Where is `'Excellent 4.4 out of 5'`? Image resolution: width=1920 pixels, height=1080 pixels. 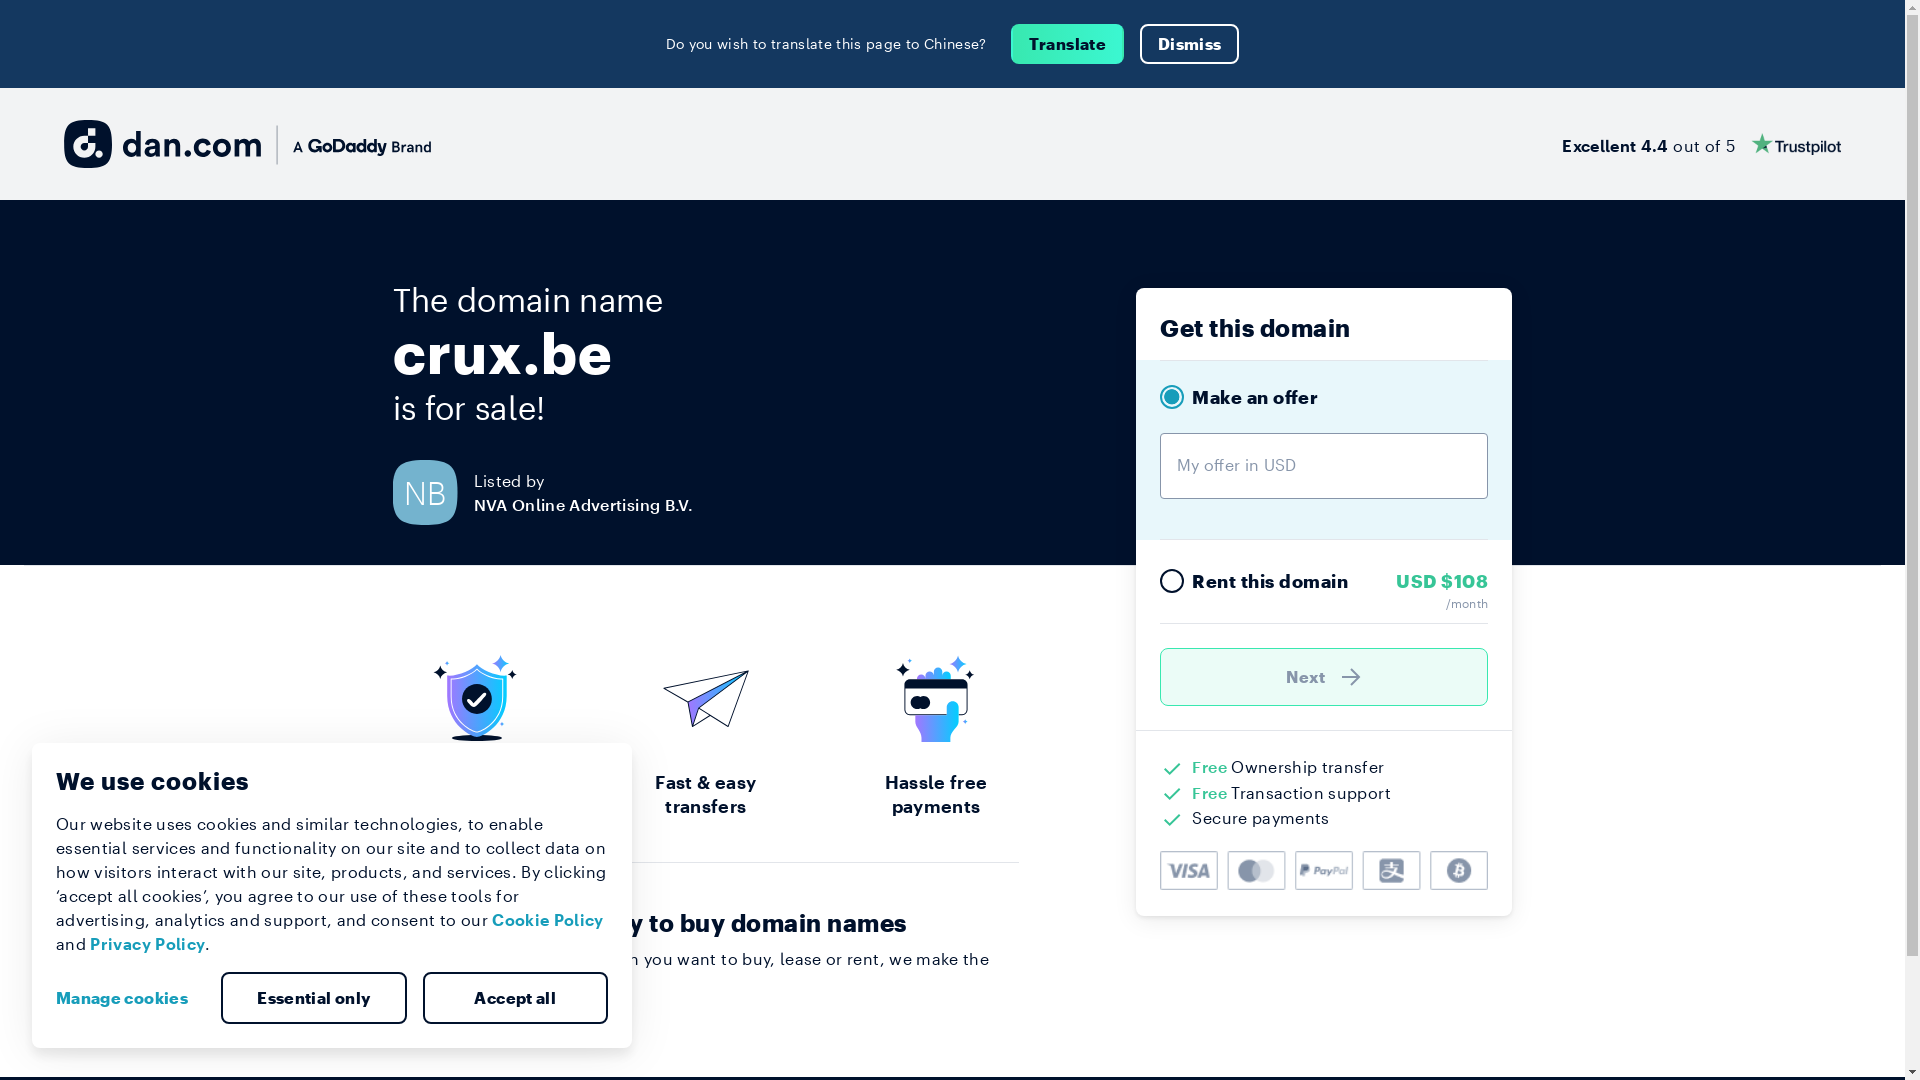 'Excellent 4.4 out of 5' is located at coordinates (1560, 142).